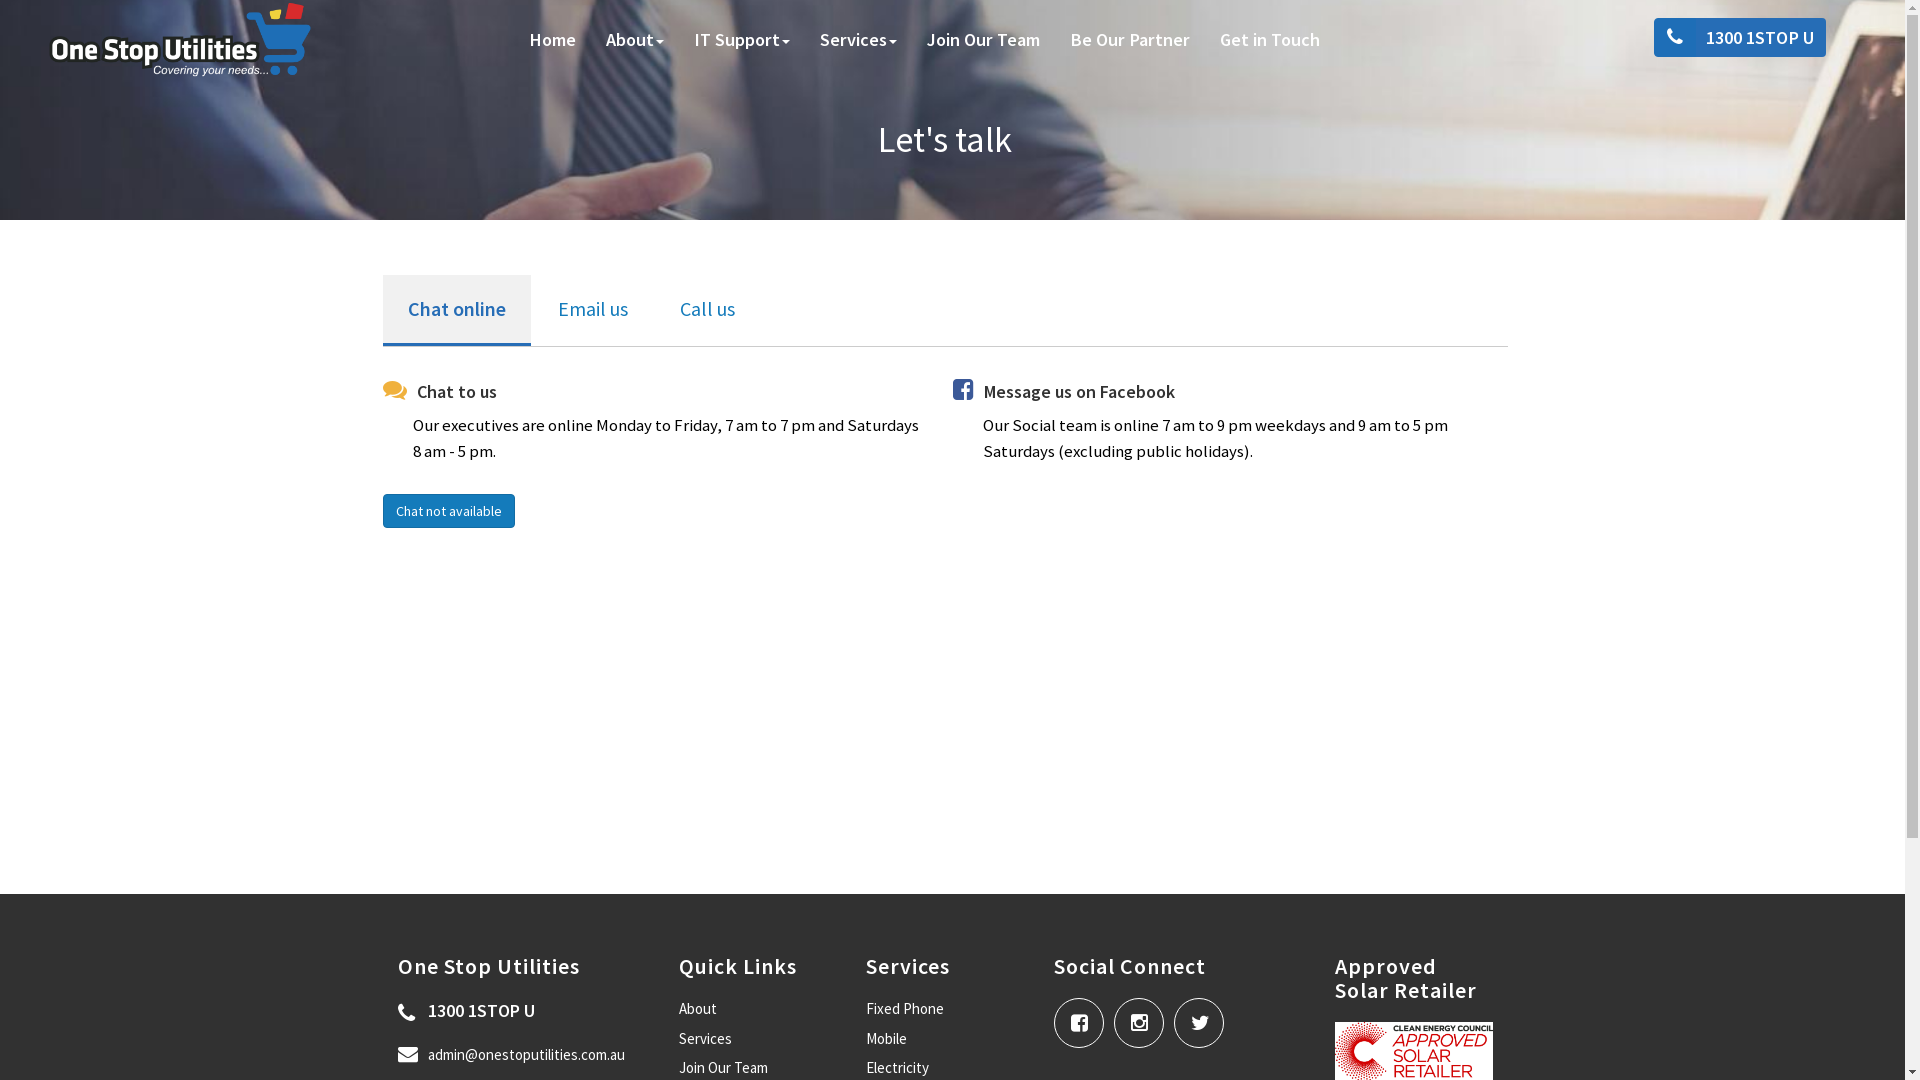 The image size is (1920, 1080). What do you see at coordinates (633, 39) in the screenshot?
I see `'About'` at bounding box center [633, 39].